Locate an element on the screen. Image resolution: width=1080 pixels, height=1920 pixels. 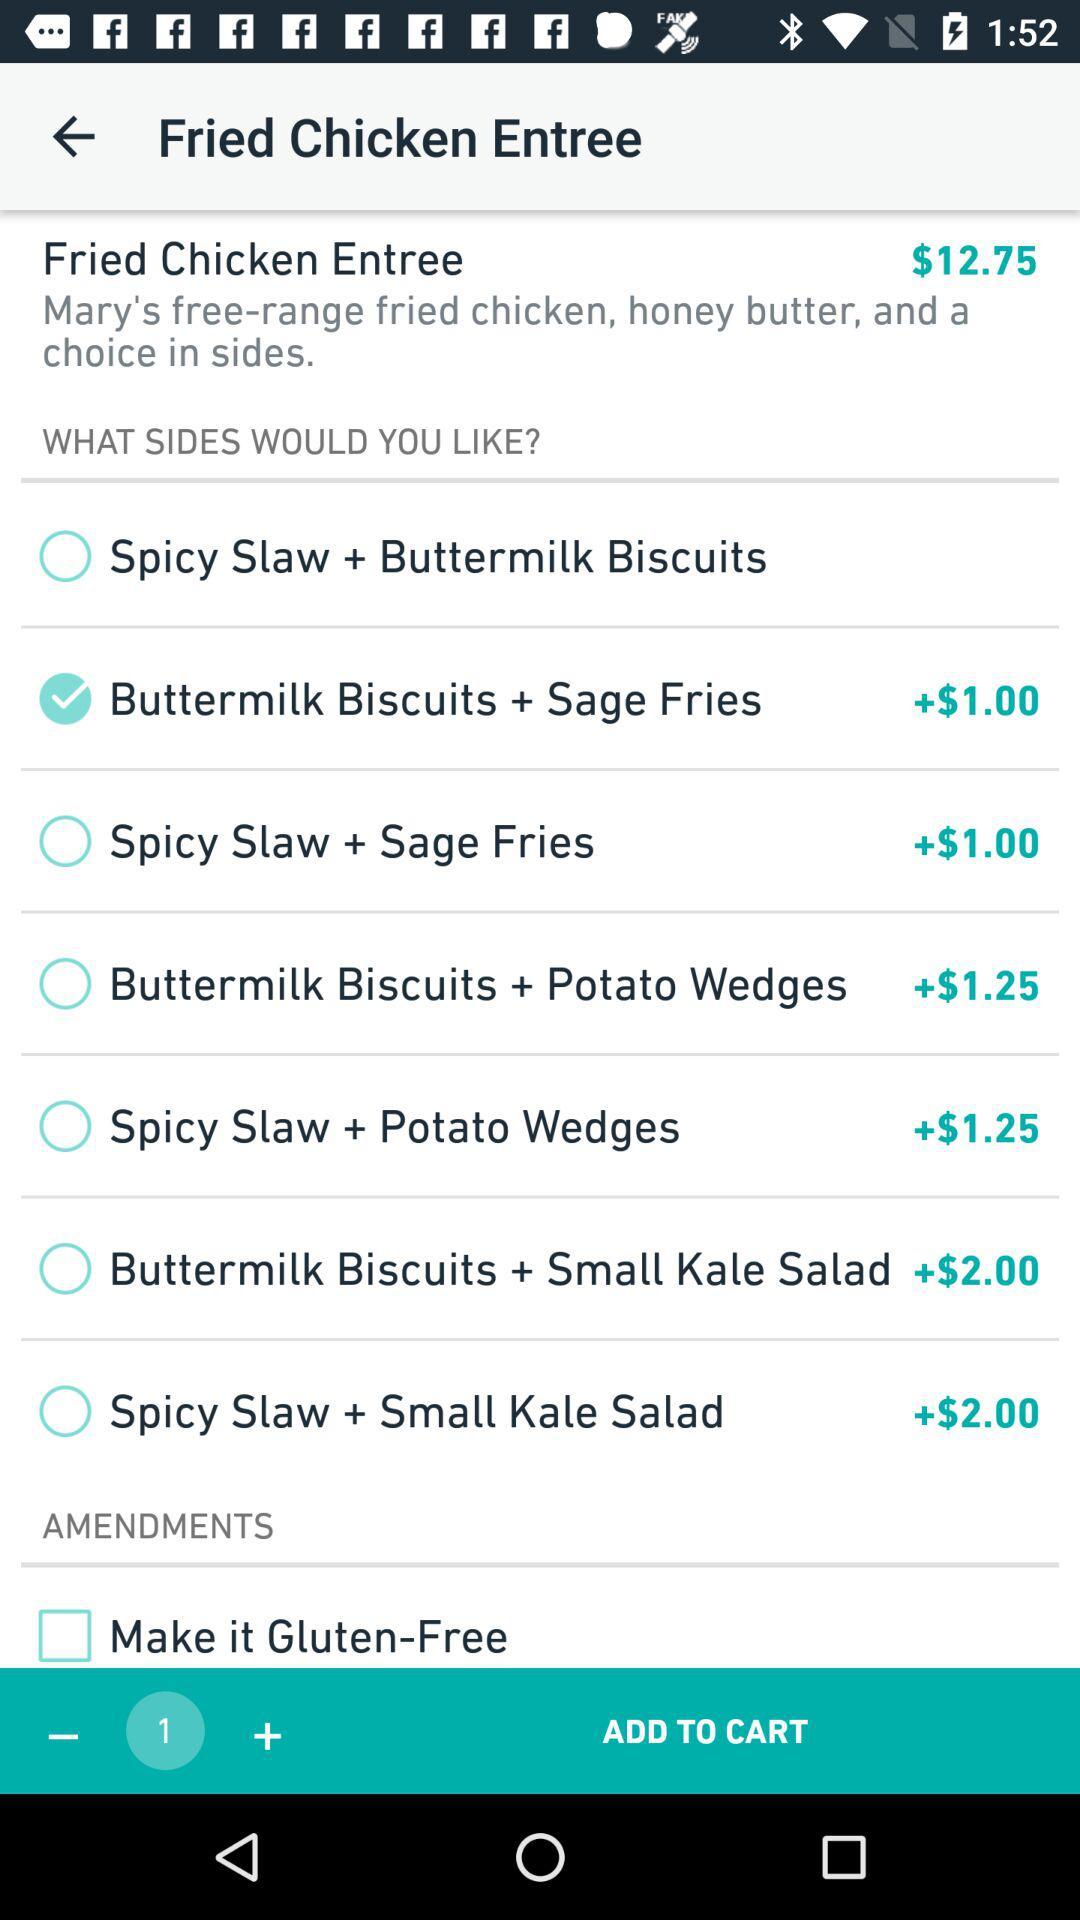
the app above mary s free is located at coordinates (973, 259).